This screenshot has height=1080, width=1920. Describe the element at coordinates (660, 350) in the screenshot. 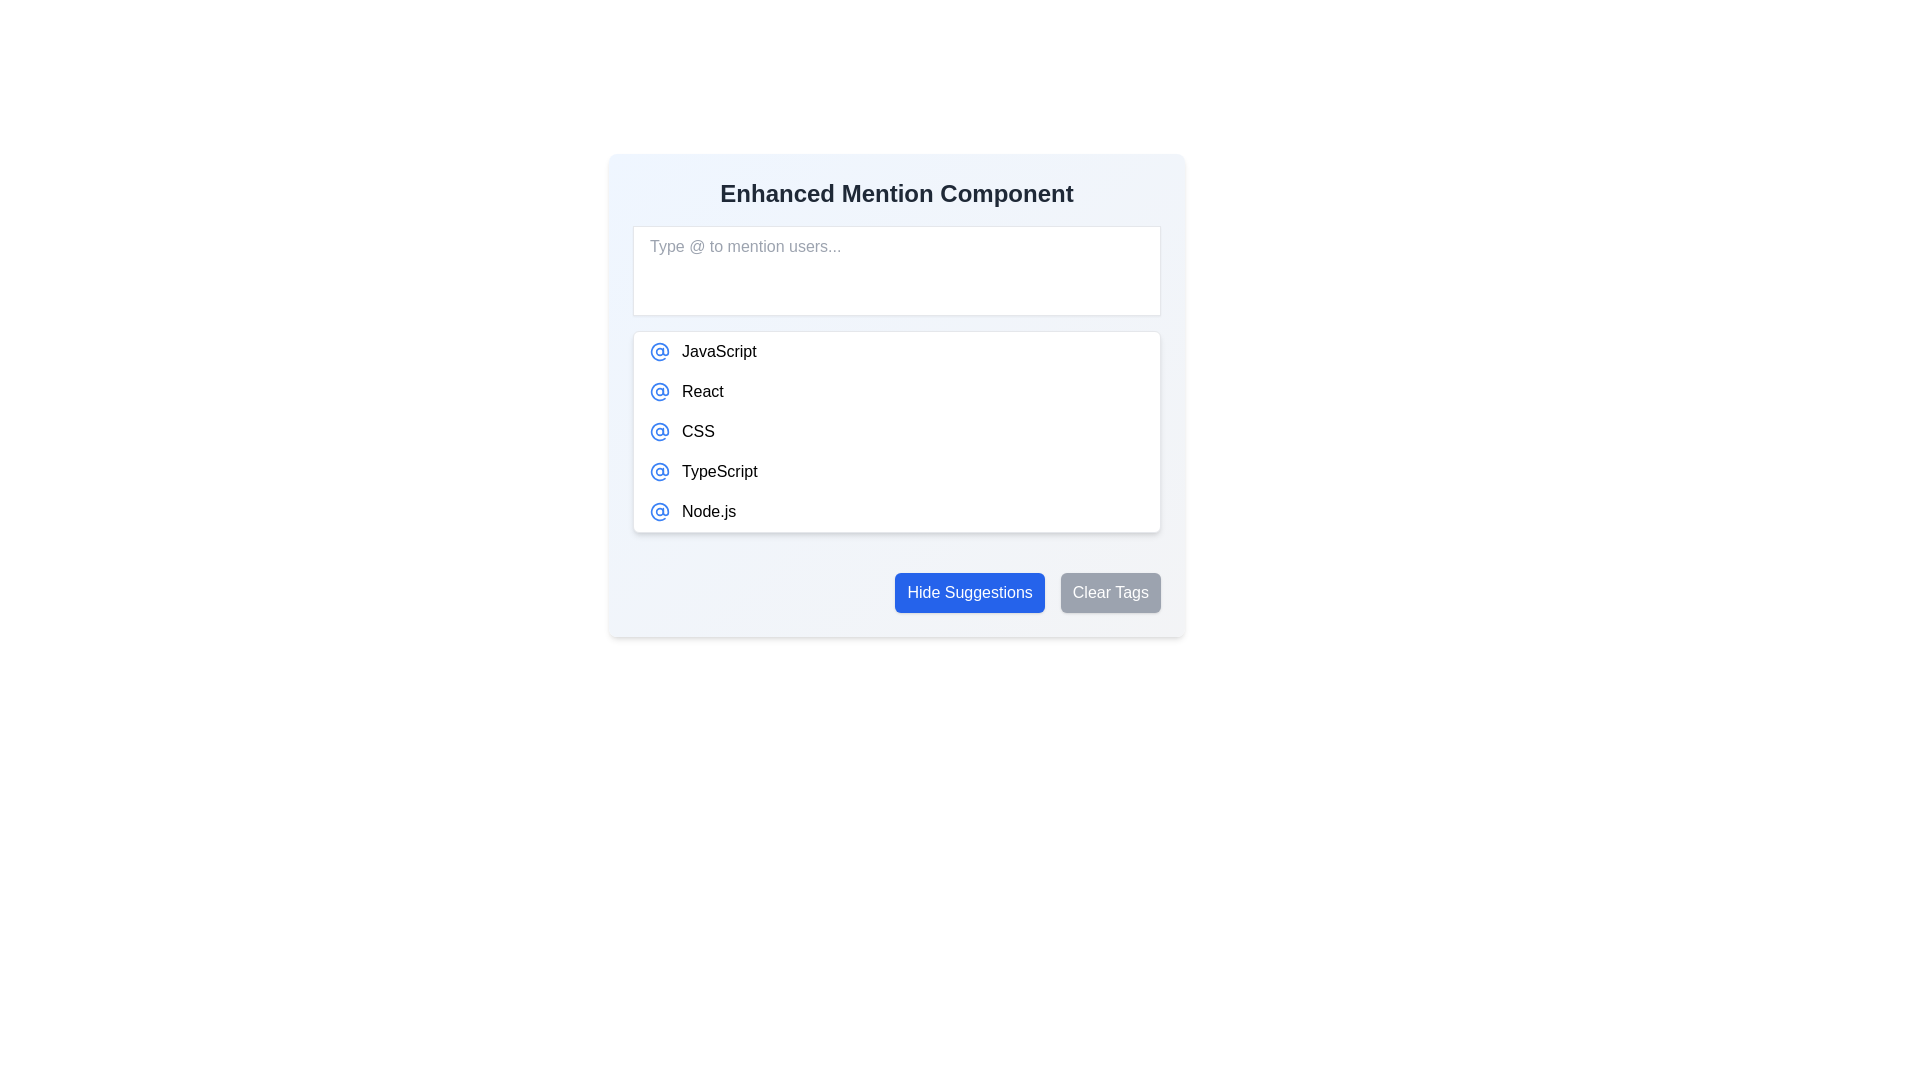

I see `the circular '@' icon in blue that is positioned to the left of the 'JavaScript' text label` at that location.